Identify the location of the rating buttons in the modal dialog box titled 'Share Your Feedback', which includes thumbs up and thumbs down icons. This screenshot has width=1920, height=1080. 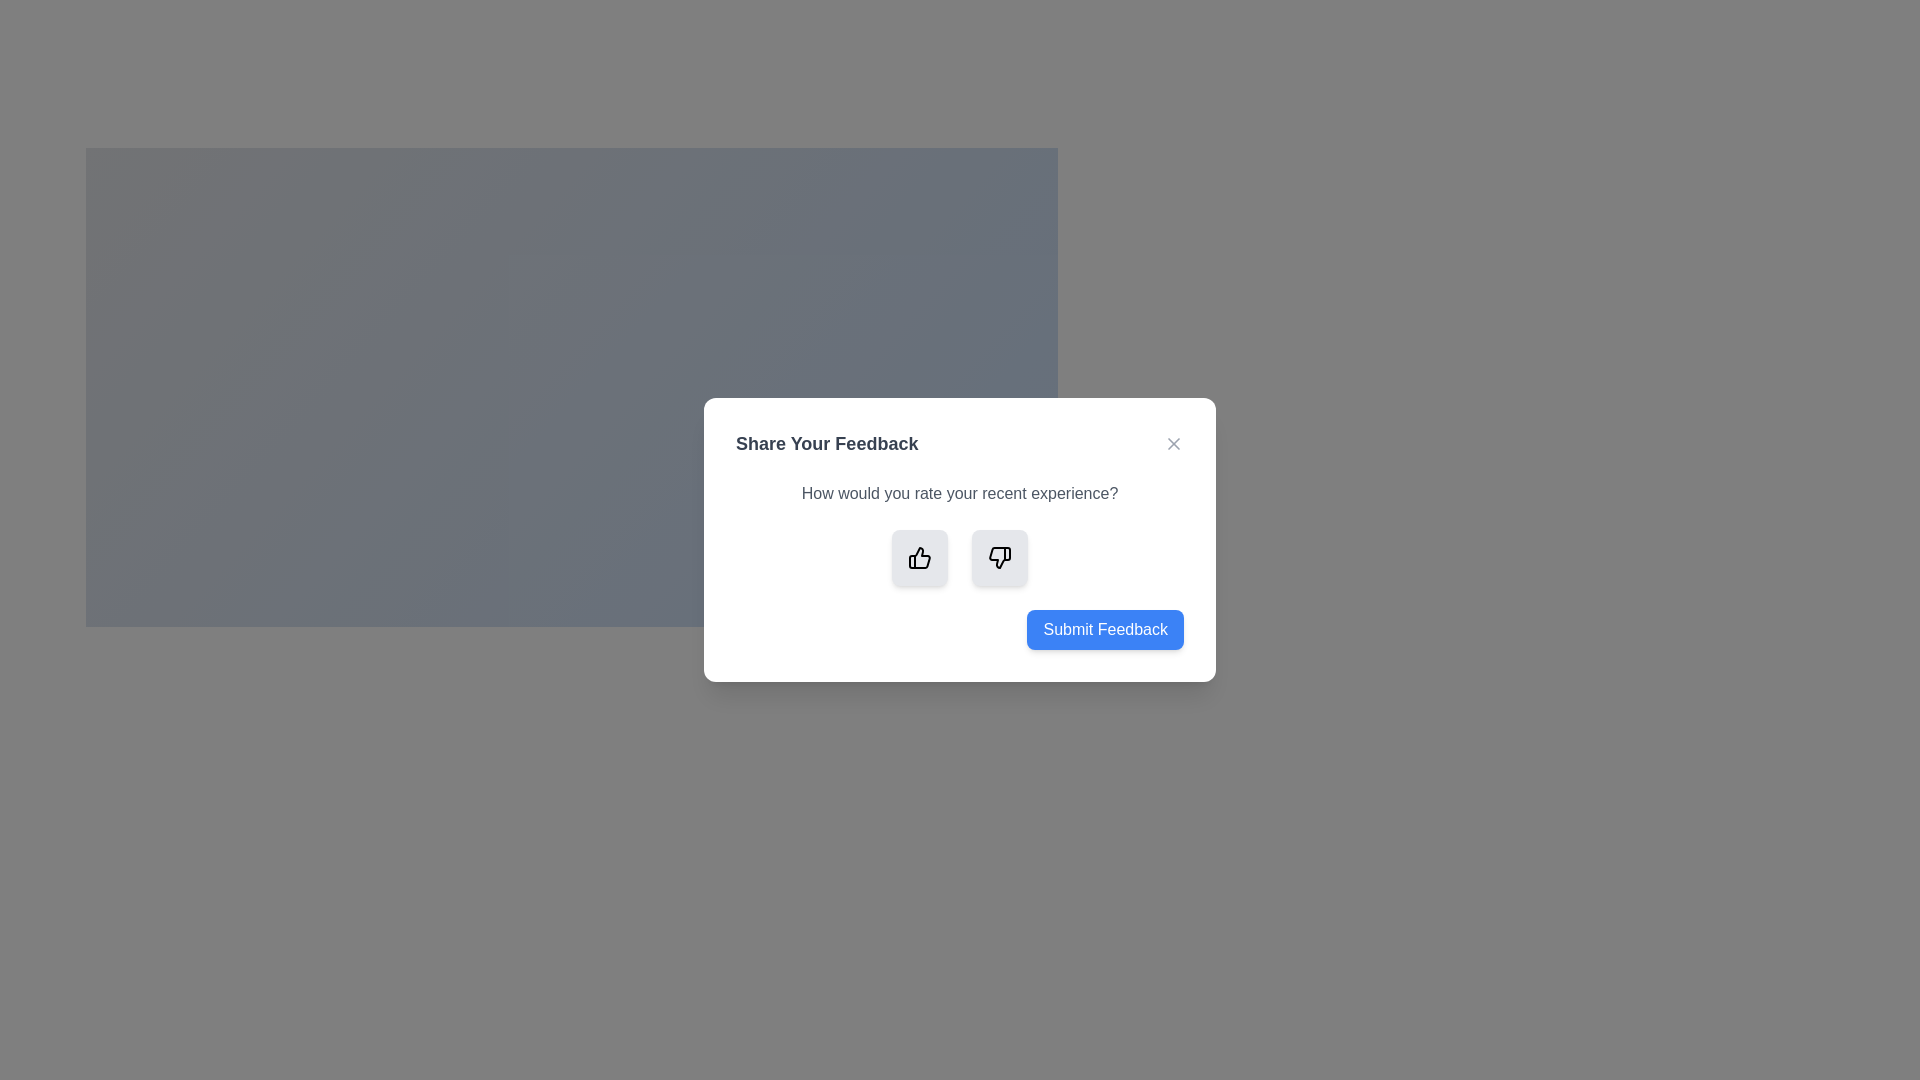
(960, 540).